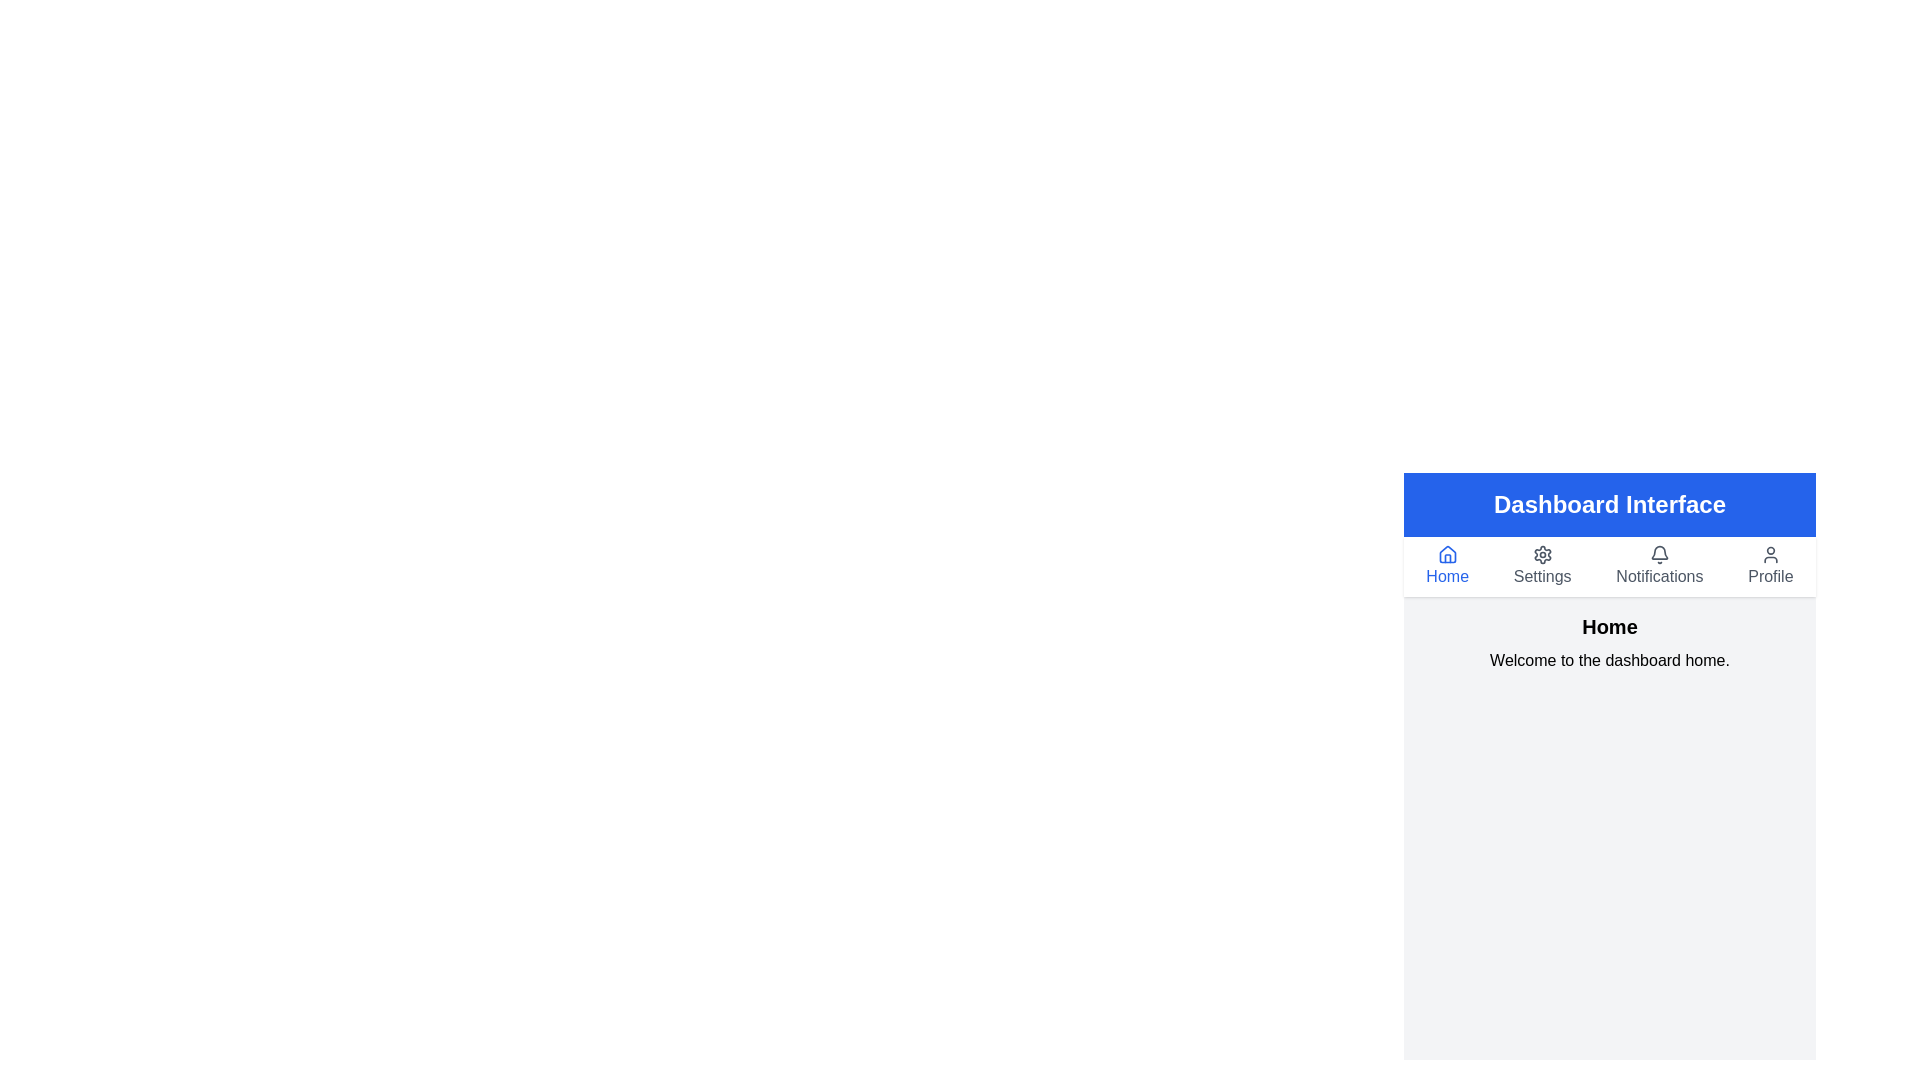  Describe the element at coordinates (1541, 555) in the screenshot. I see `the gear-shaped icon in the navigation bar beneath the 'Dashboard Interface'` at that location.